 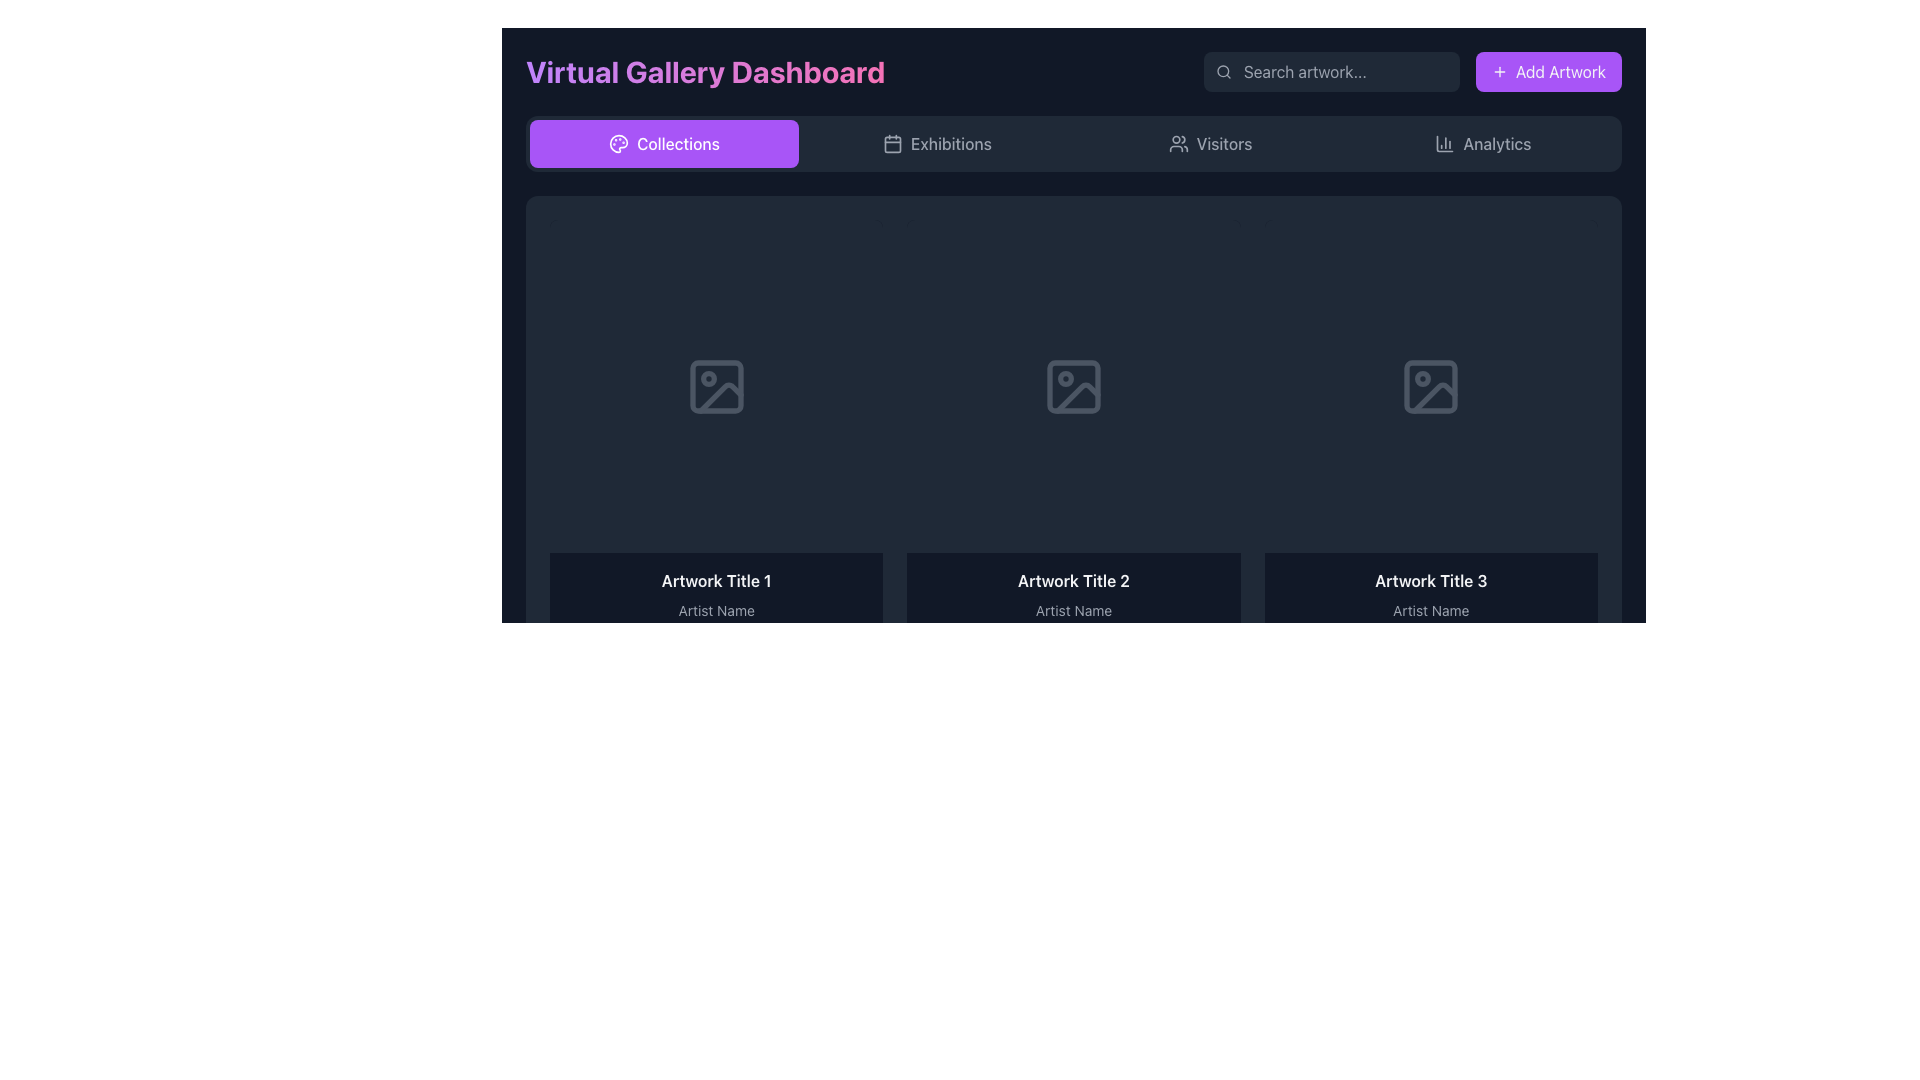 What do you see at coordinates (1430, 386) in the screenshot?
I see `the empty artwork placeholder icon located at the center of the third panel on the gallery page` at bounding box center [1430, 386].